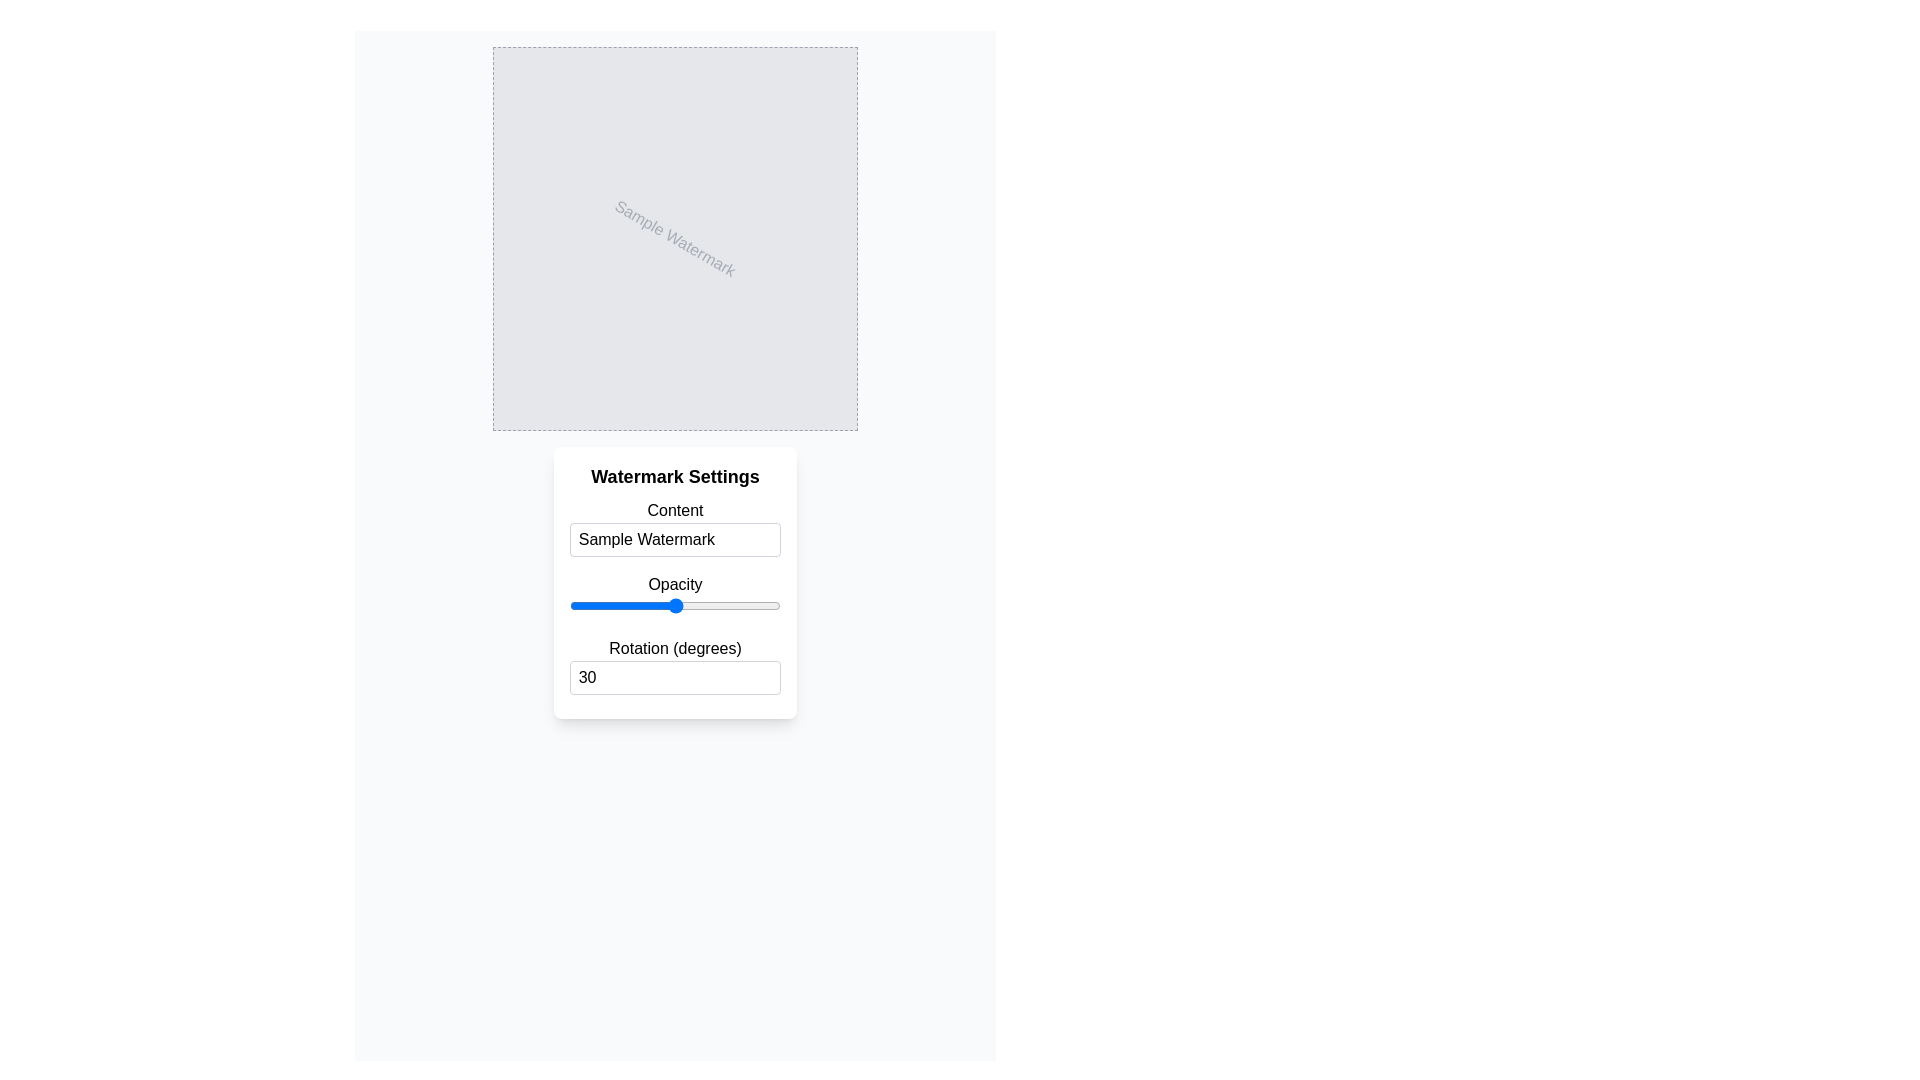  What do you see at coordinates (675, 582) in the screenshot?
I see `the watermark customization panel that allows users to modify text, opacity, and rotation settings` at bounding box center [675, 582].